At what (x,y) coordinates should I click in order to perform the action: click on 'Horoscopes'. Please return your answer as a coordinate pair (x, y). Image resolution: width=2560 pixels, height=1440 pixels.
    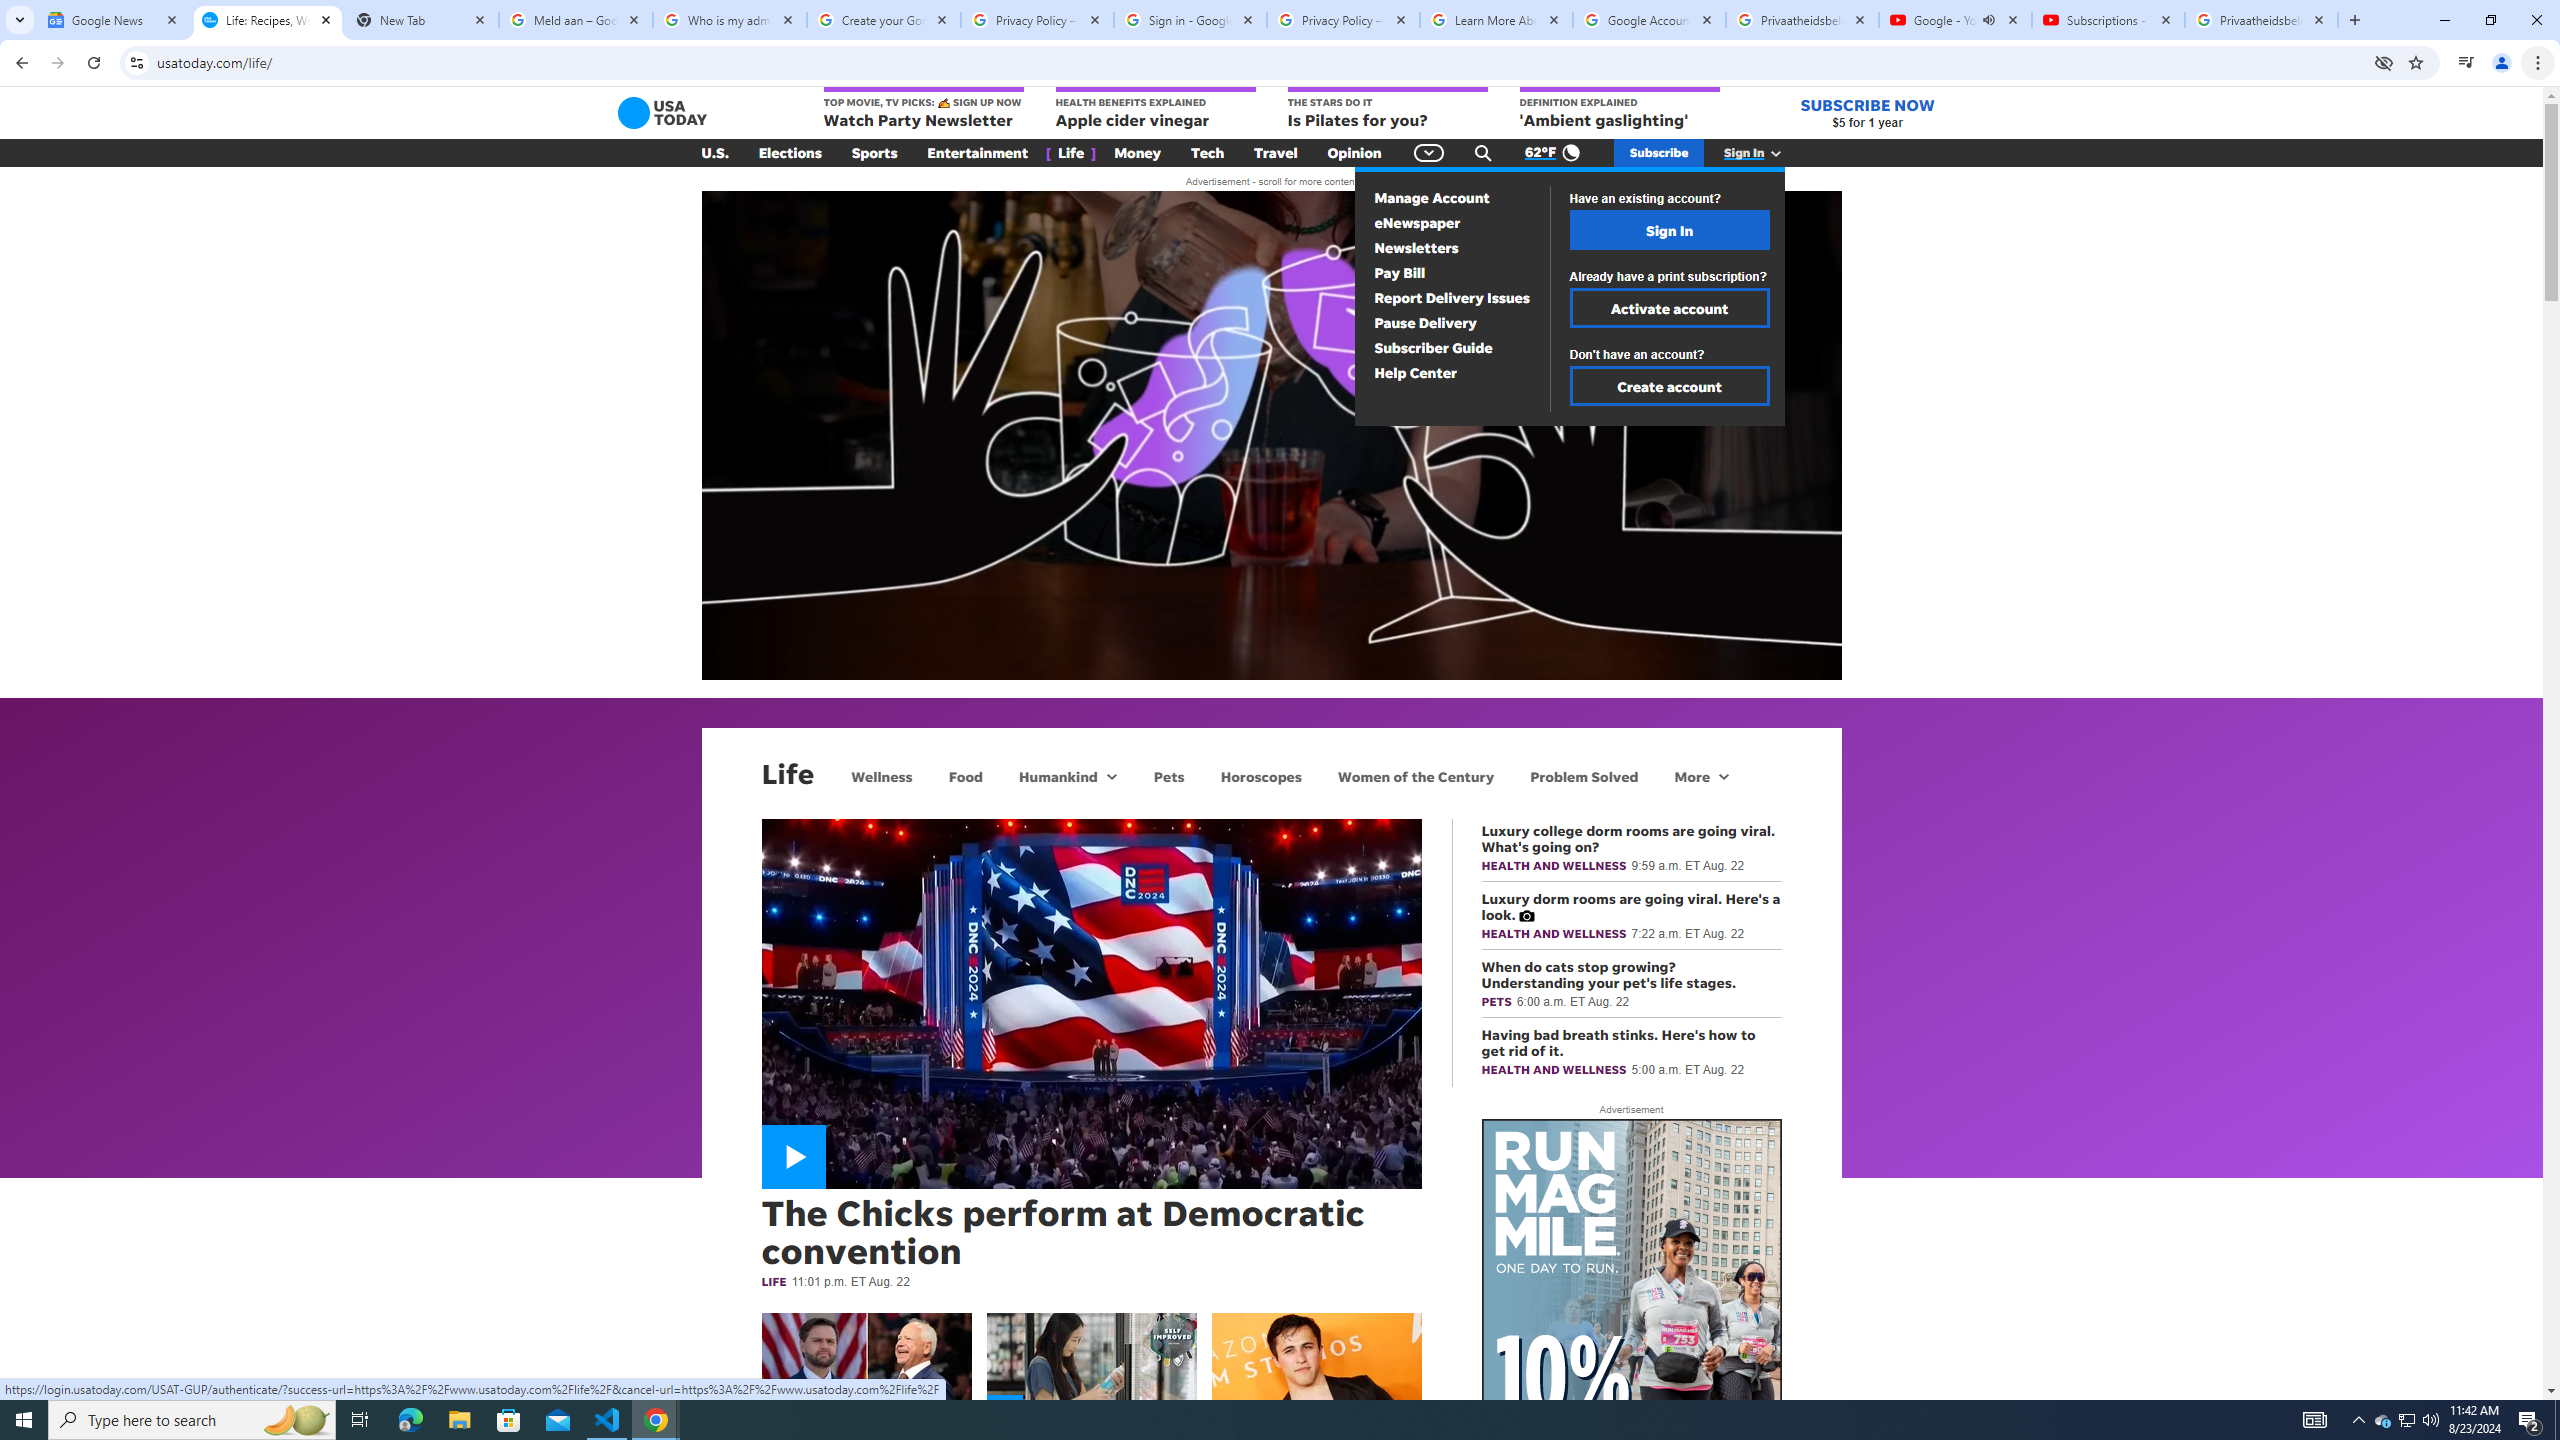
    Looking at the image, I should click on (1259, 775).